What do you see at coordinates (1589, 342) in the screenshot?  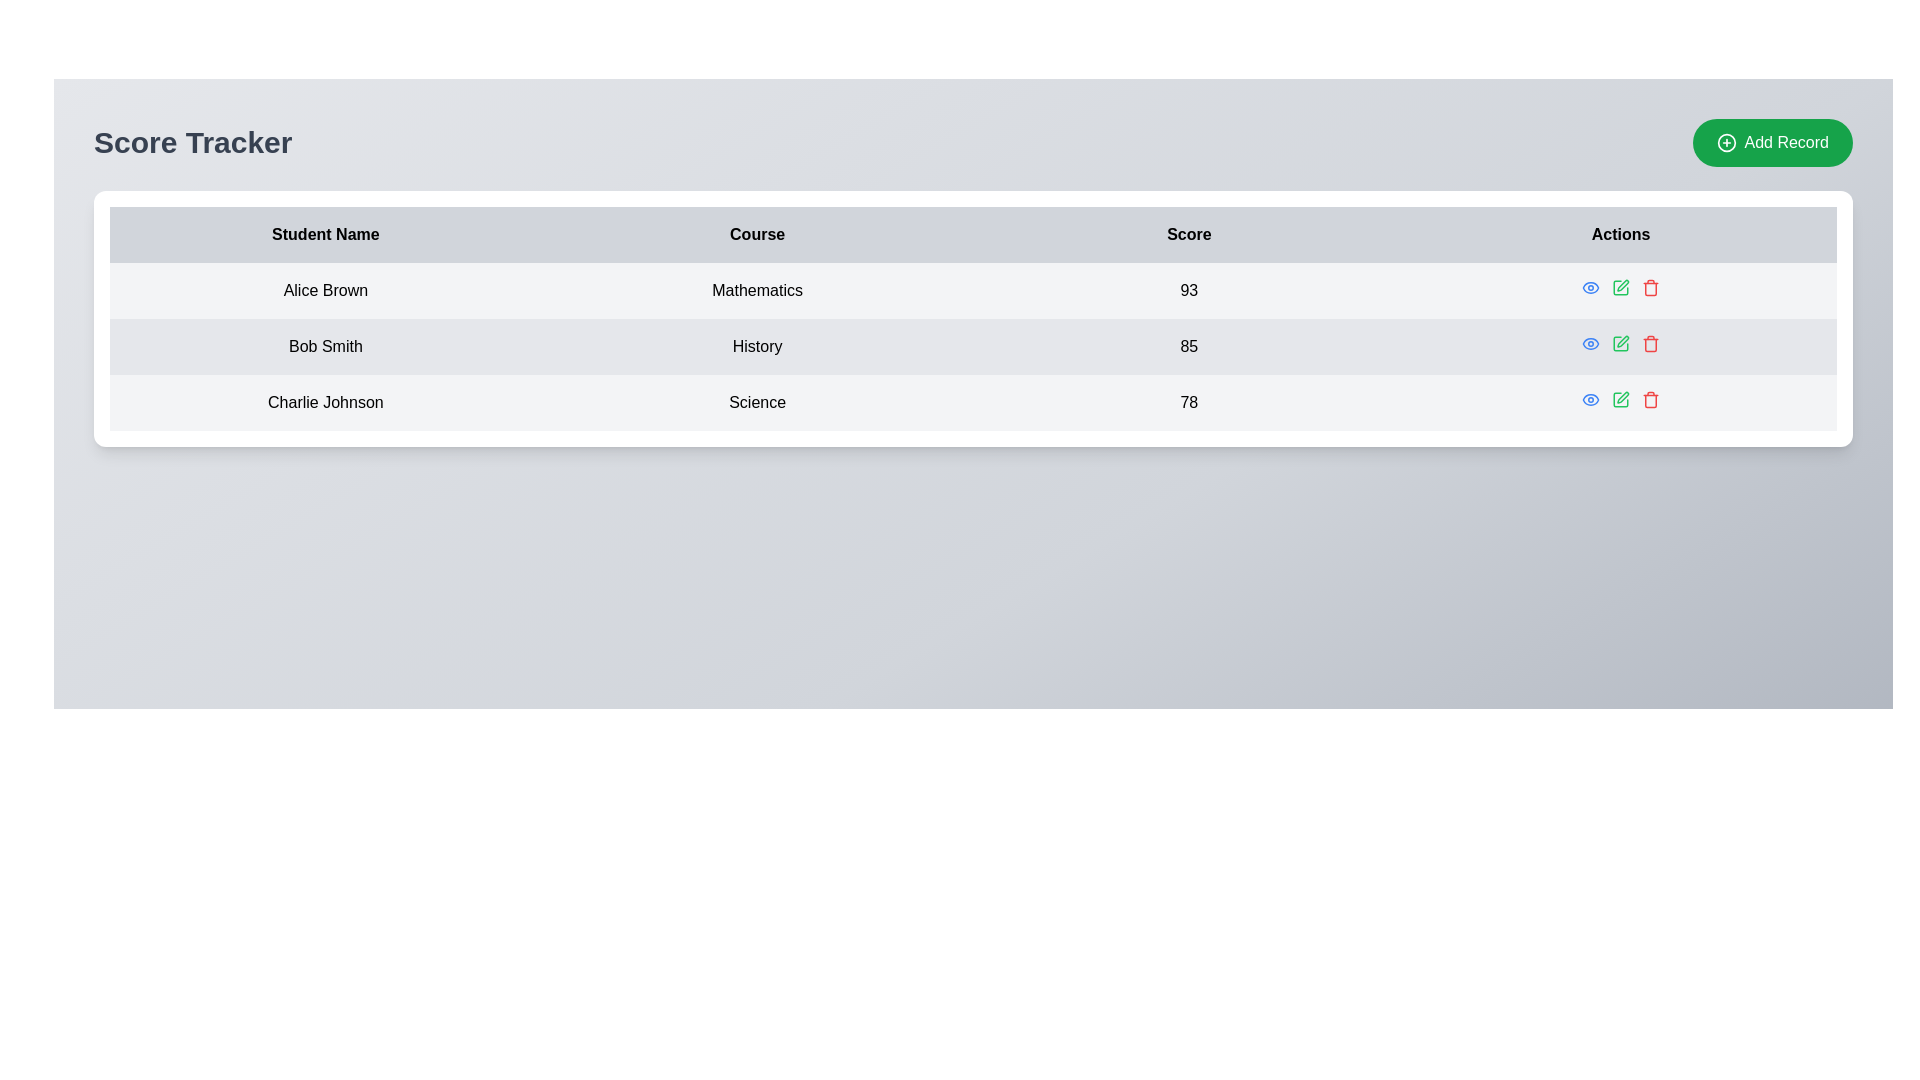 I see `the first icon-based button in the 'Actions' column of the second row in the table` at bounding box center [1589, 342].